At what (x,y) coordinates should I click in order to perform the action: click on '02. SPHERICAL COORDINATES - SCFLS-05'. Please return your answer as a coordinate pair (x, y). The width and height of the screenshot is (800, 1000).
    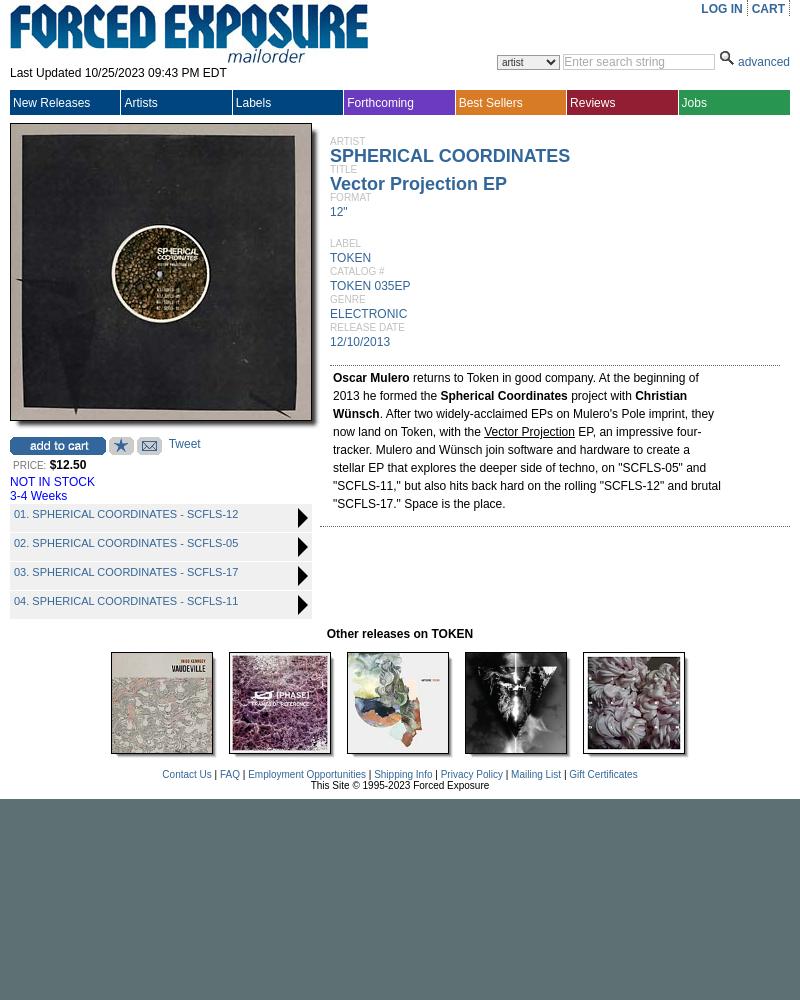
    Looking at the image, I should click on (125, 543).